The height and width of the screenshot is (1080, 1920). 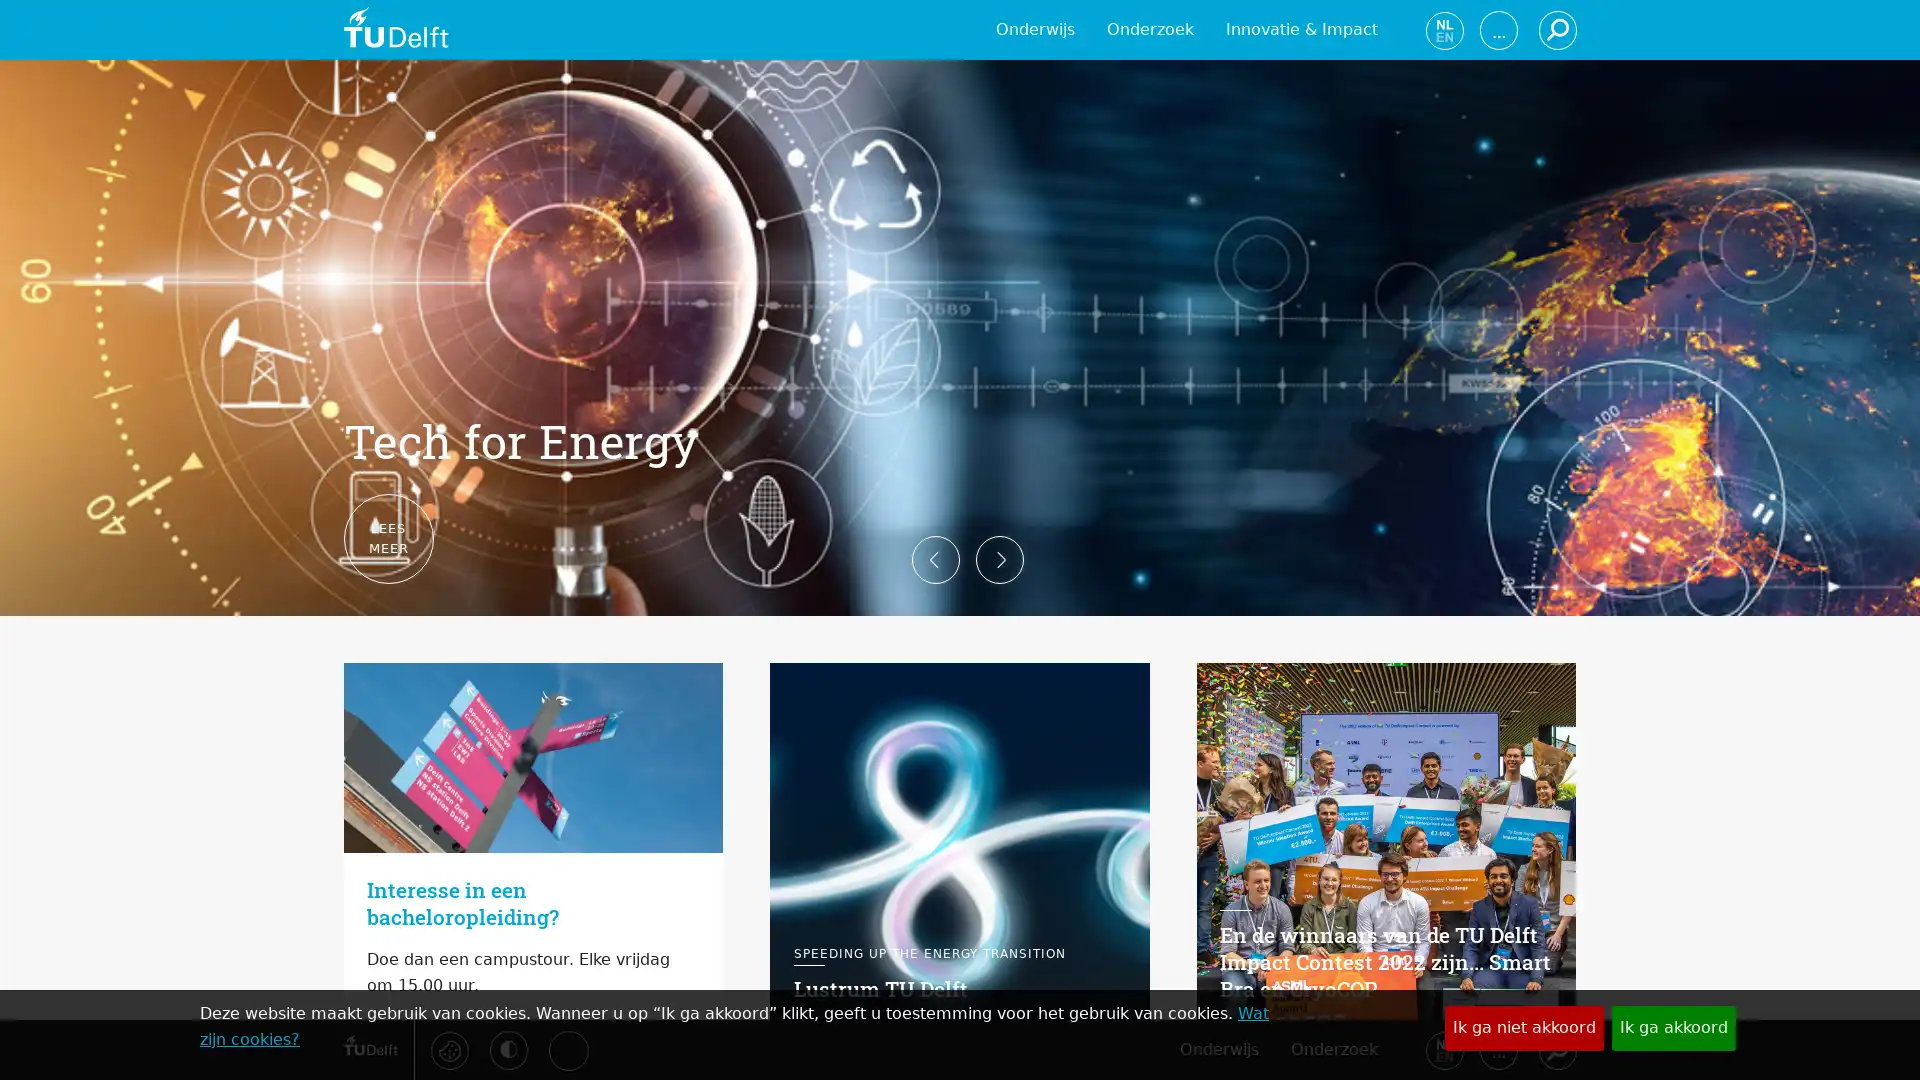 I want to click on Ga naar volgend item, so click(x=1607, y=540).